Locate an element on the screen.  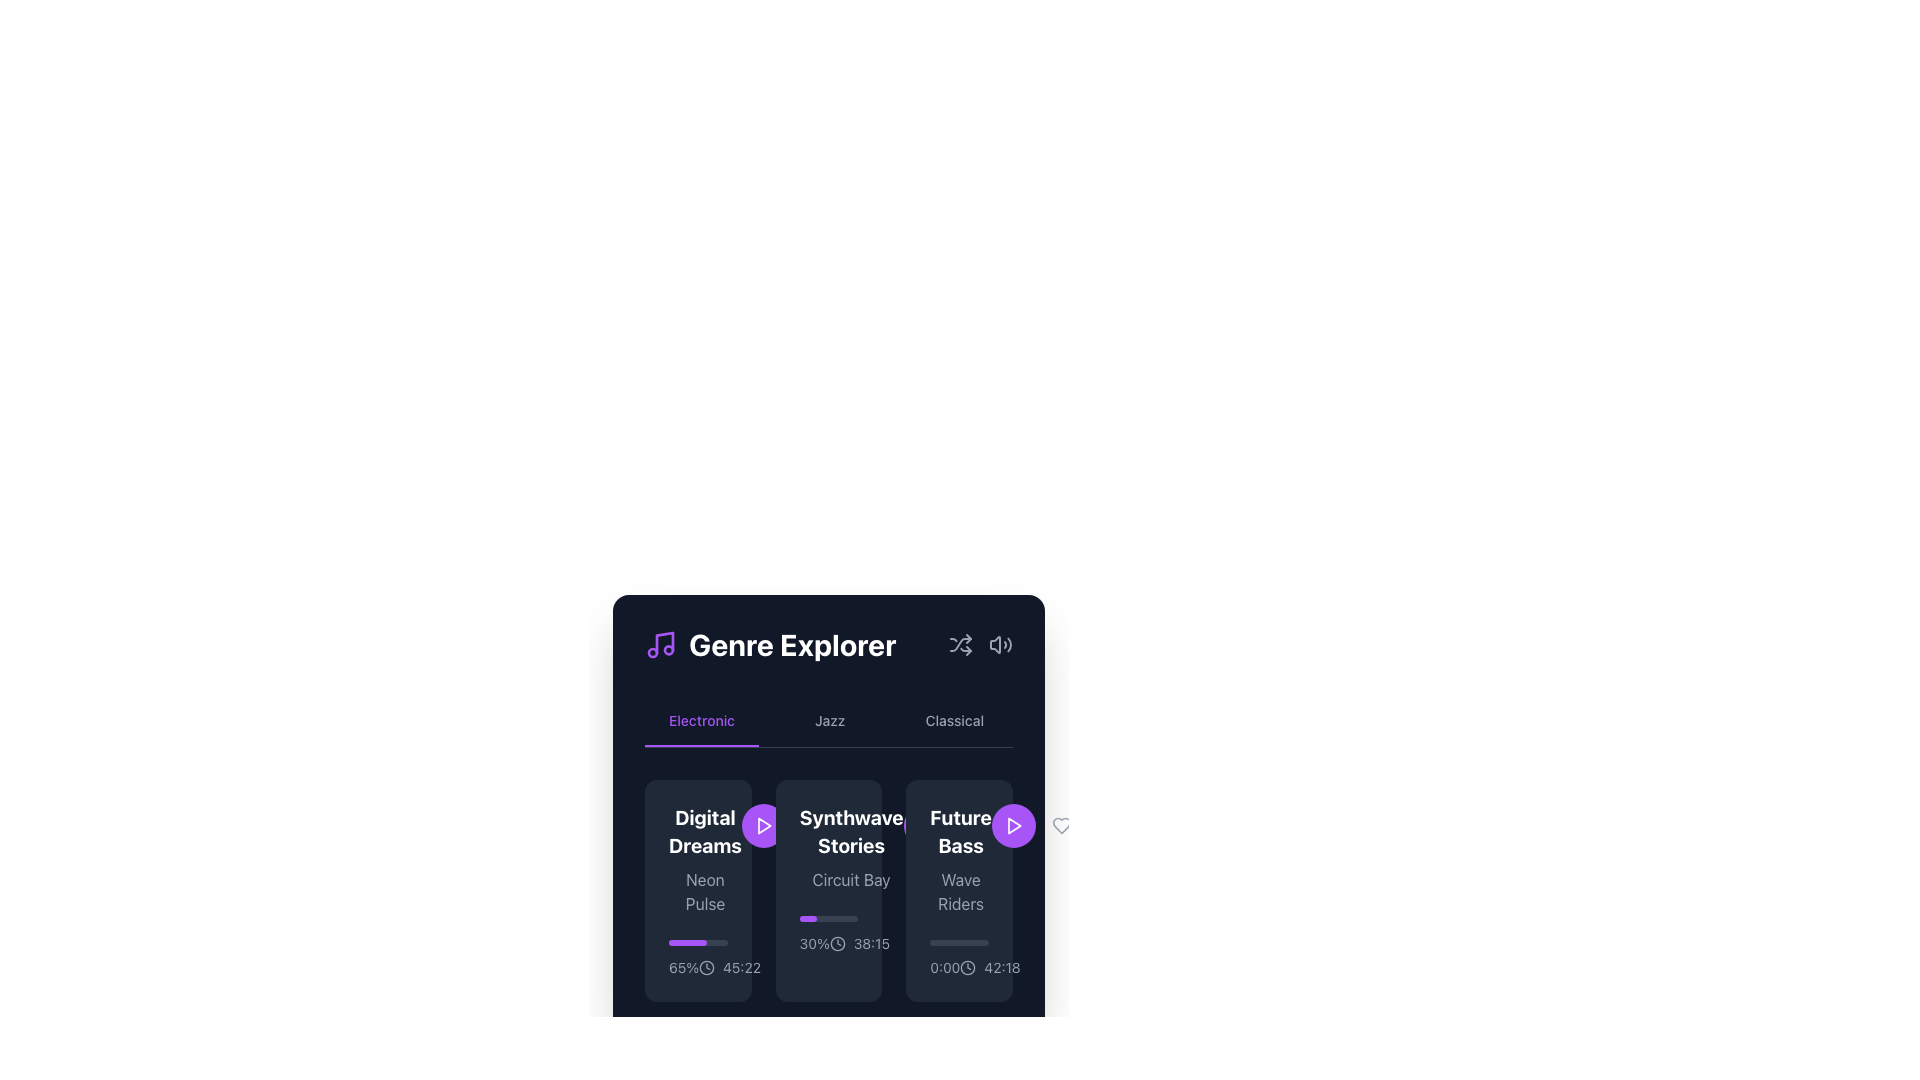
the title and subtitle display component located in the top-left section of the leftmost card under the 'Electronic' tab is located at coordinates (705, 859).